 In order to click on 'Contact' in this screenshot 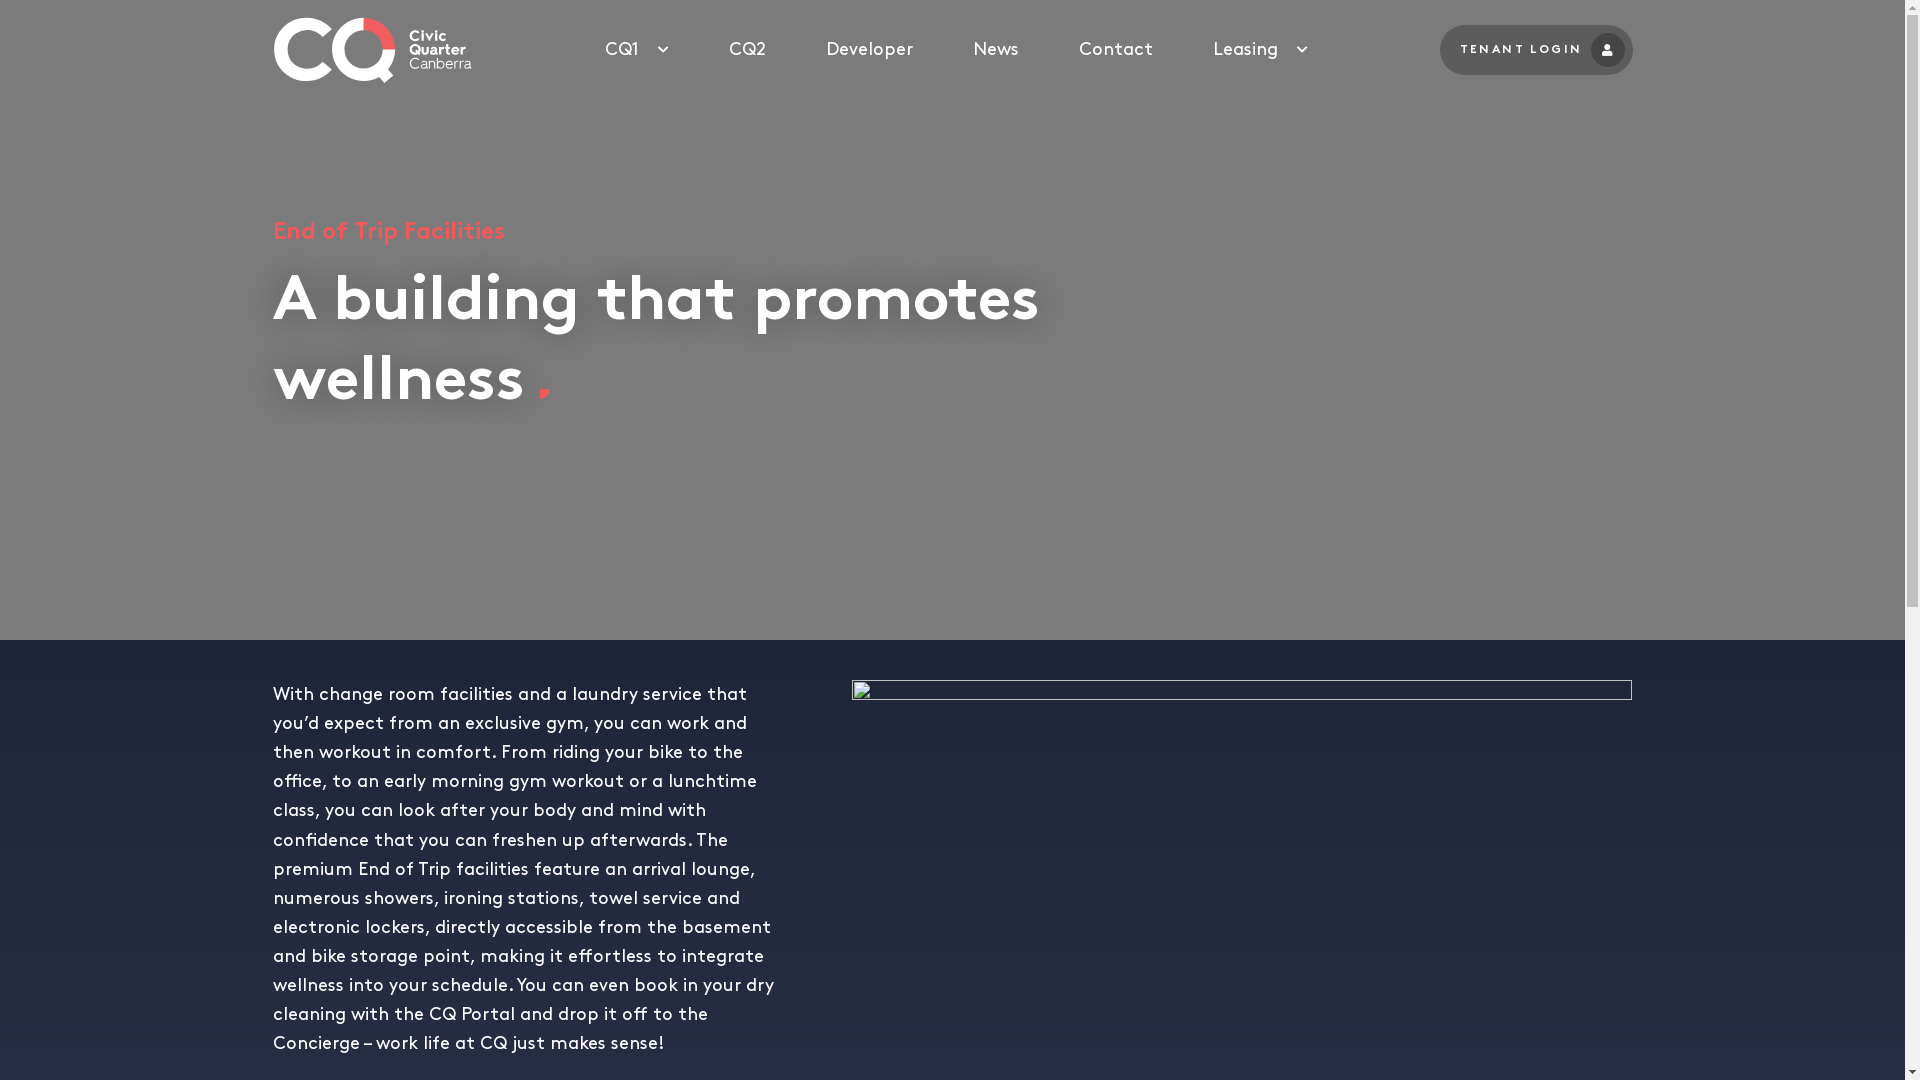, I will do `click(1115, 49)`.